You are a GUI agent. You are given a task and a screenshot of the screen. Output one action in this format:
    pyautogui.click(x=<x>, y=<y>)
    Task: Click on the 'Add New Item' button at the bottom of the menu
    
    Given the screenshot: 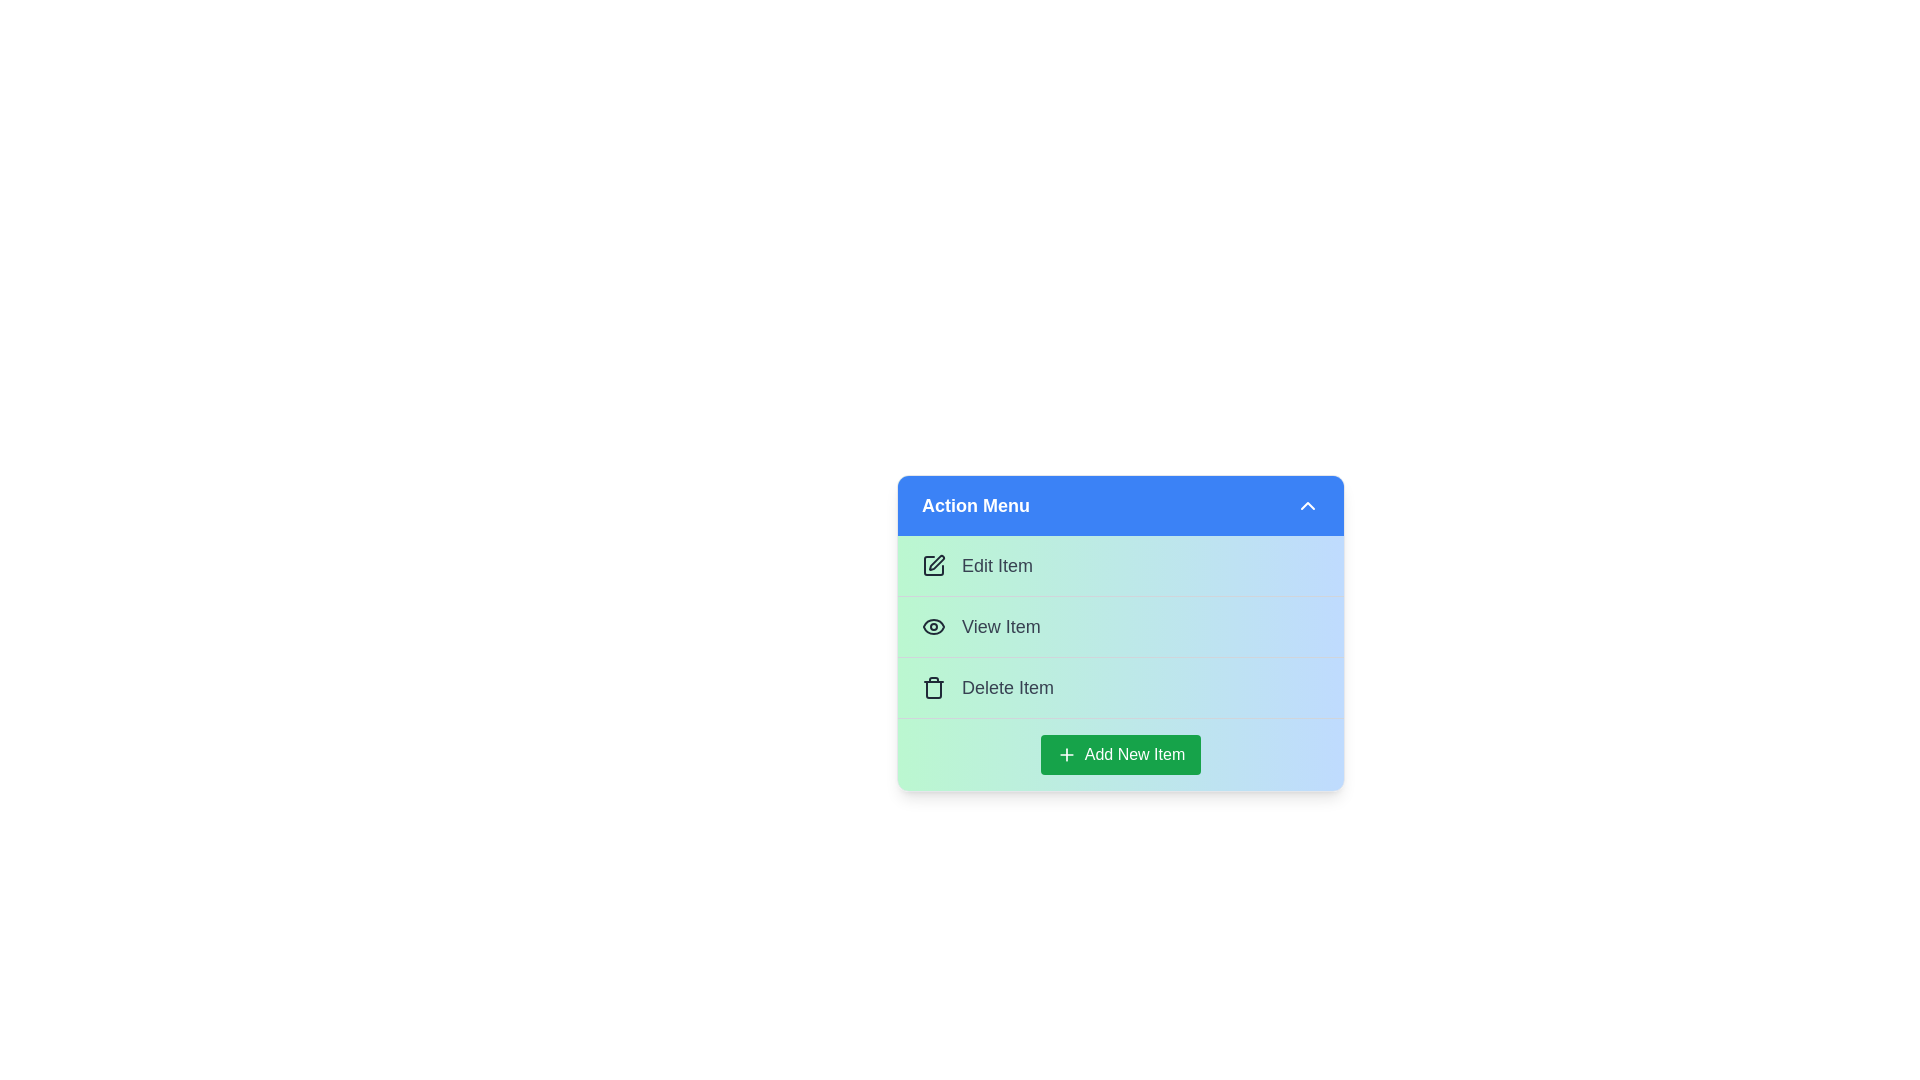 What is the action you would take?
    pyautogui.click(x=1120, y=755)
    